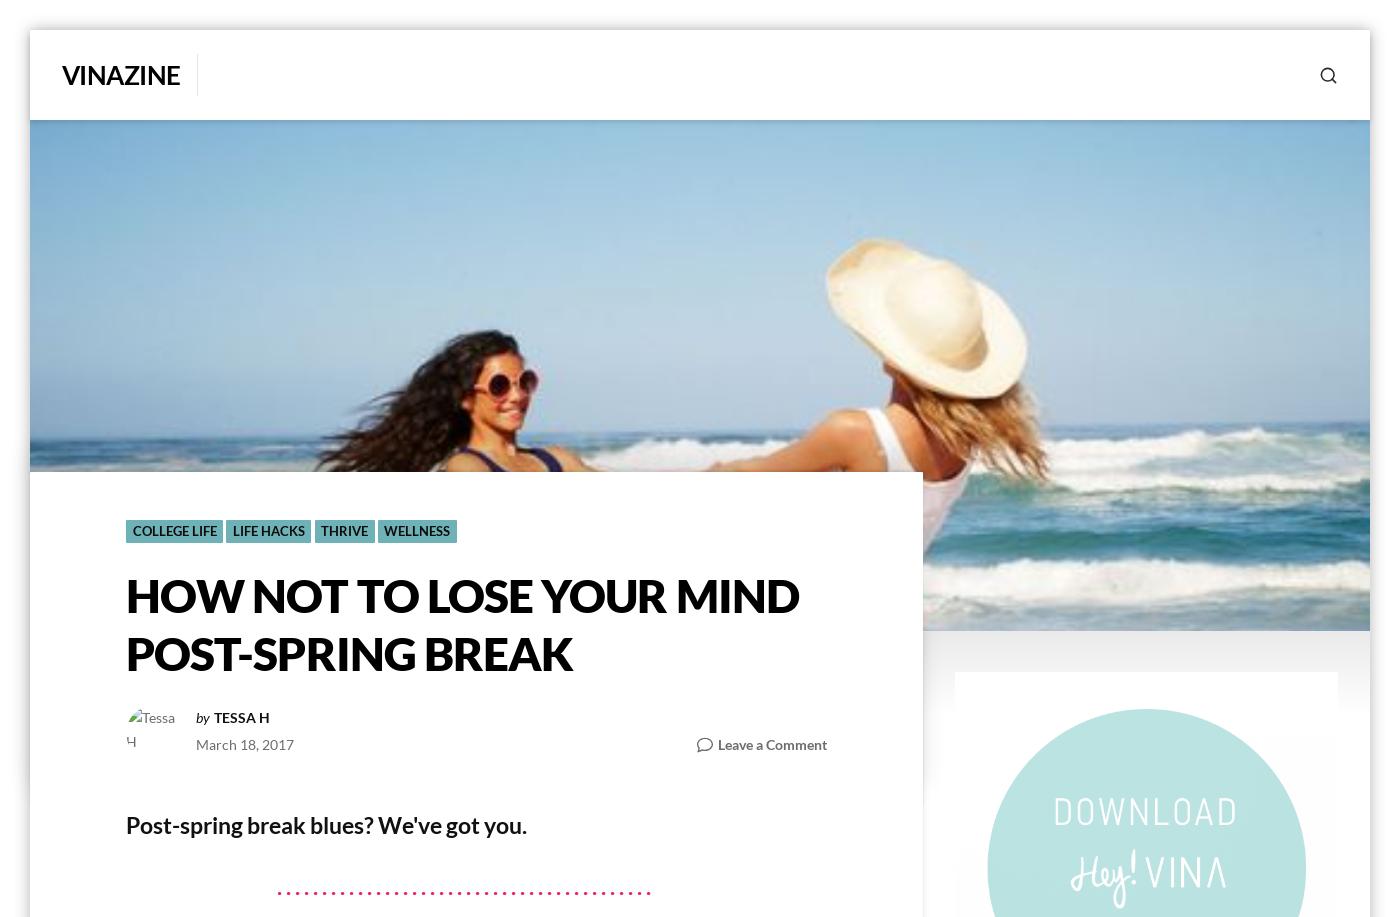 Image resolution: width=1400 pixels, height=917 pixels. I want to click on 'Tessa H', so click(212, 717).